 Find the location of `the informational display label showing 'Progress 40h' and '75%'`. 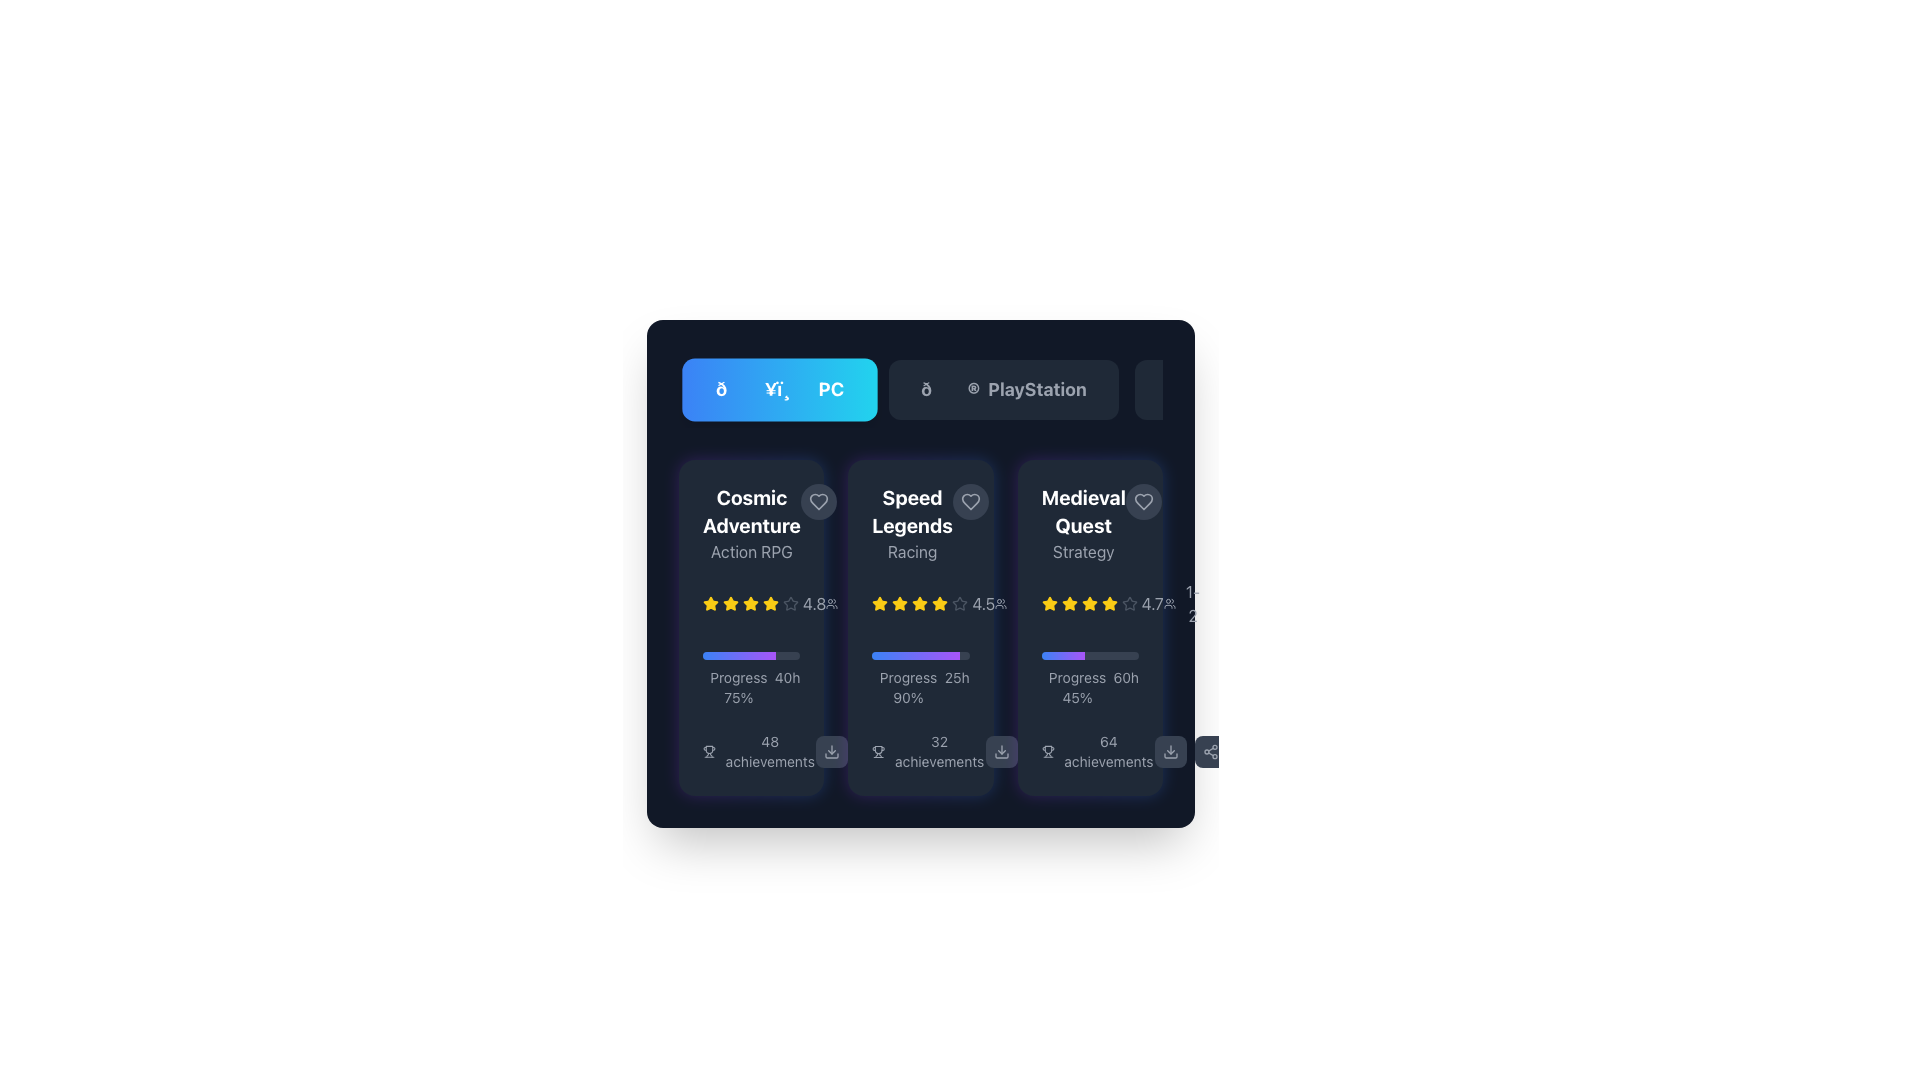

the informational display label showing 'Progress 40h' and '75%' is located at coordinates (750, 686).